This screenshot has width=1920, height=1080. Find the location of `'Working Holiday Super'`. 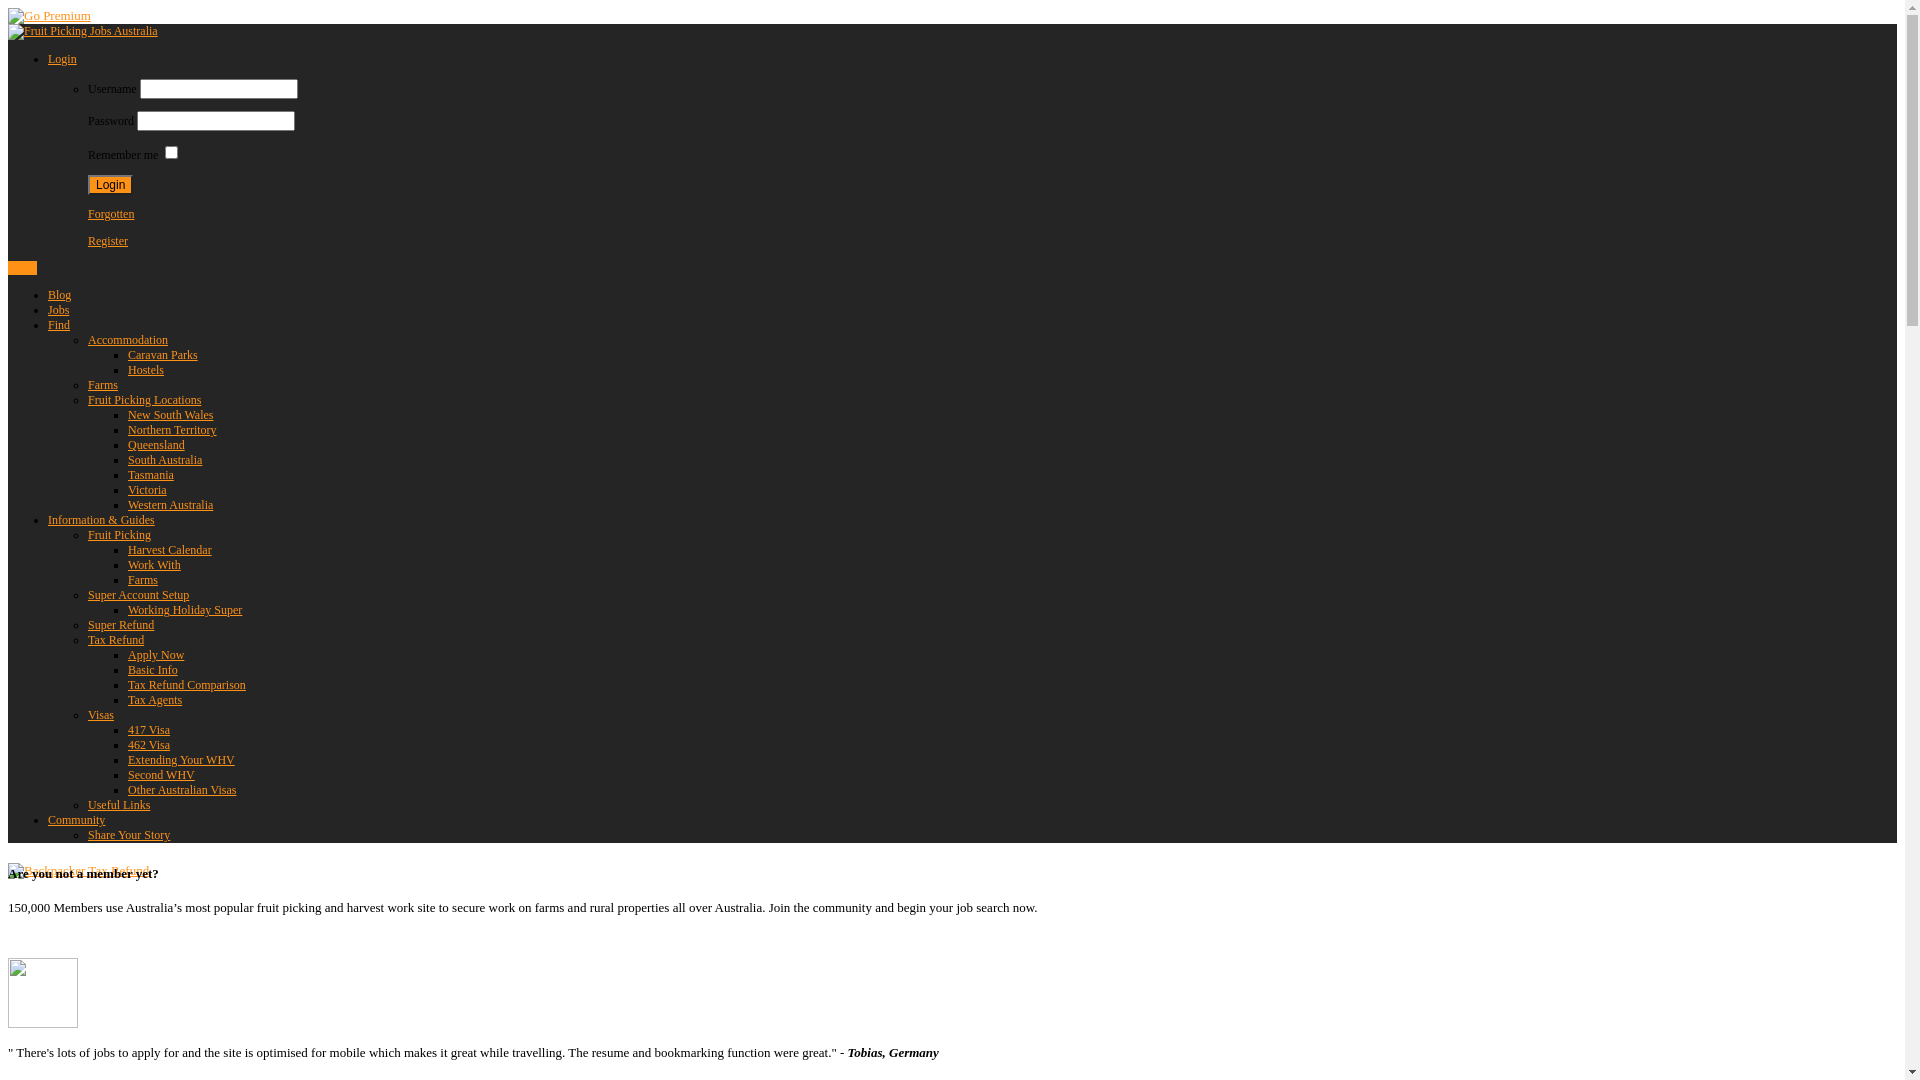

'Working Holiday Super' is located at coordinates (185, 608).